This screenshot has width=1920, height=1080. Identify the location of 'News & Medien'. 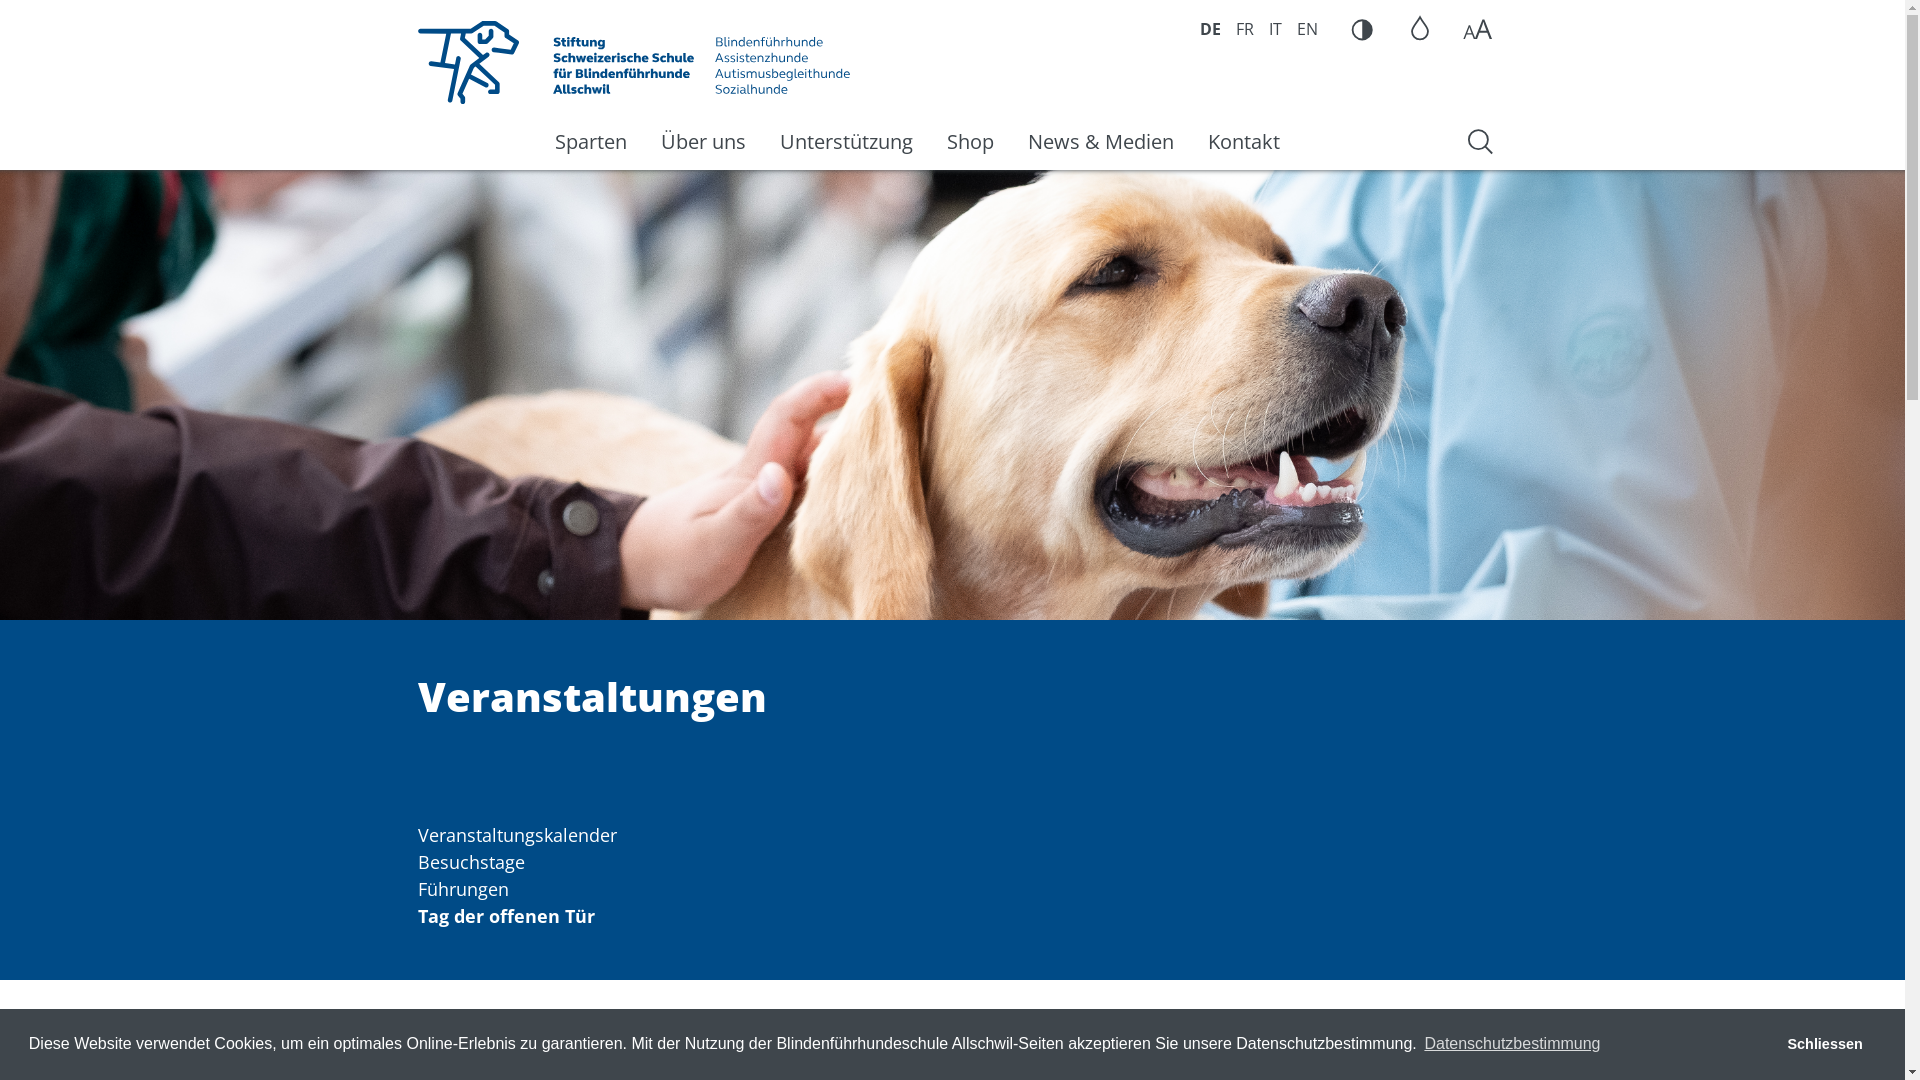
(1098, 140).